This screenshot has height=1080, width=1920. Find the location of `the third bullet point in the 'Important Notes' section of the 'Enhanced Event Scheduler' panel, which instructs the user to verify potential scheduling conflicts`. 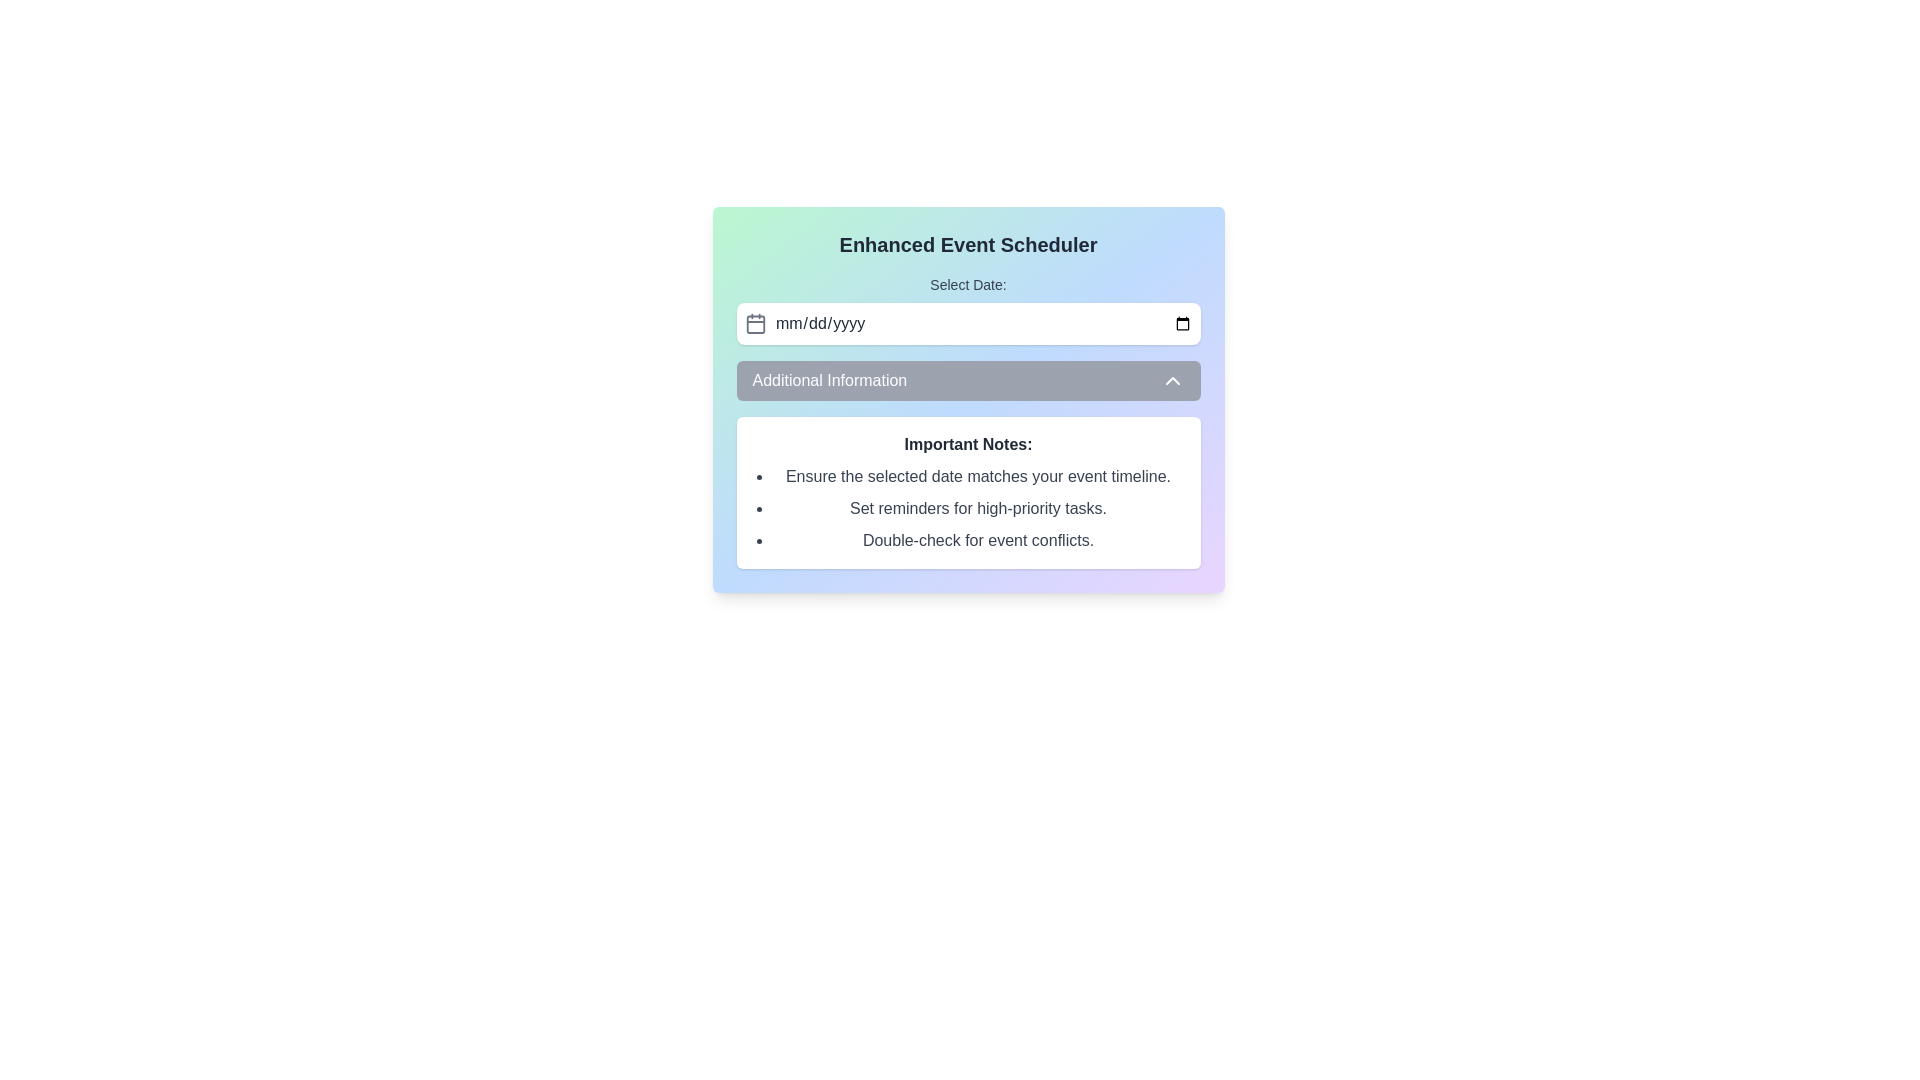

the third bullet point in the 'Important Notes' section of the 'Enhanced Event Scheduler' panel, which instructs the user to verify potential scheduling conflicts is located at coordinates (978, 540).